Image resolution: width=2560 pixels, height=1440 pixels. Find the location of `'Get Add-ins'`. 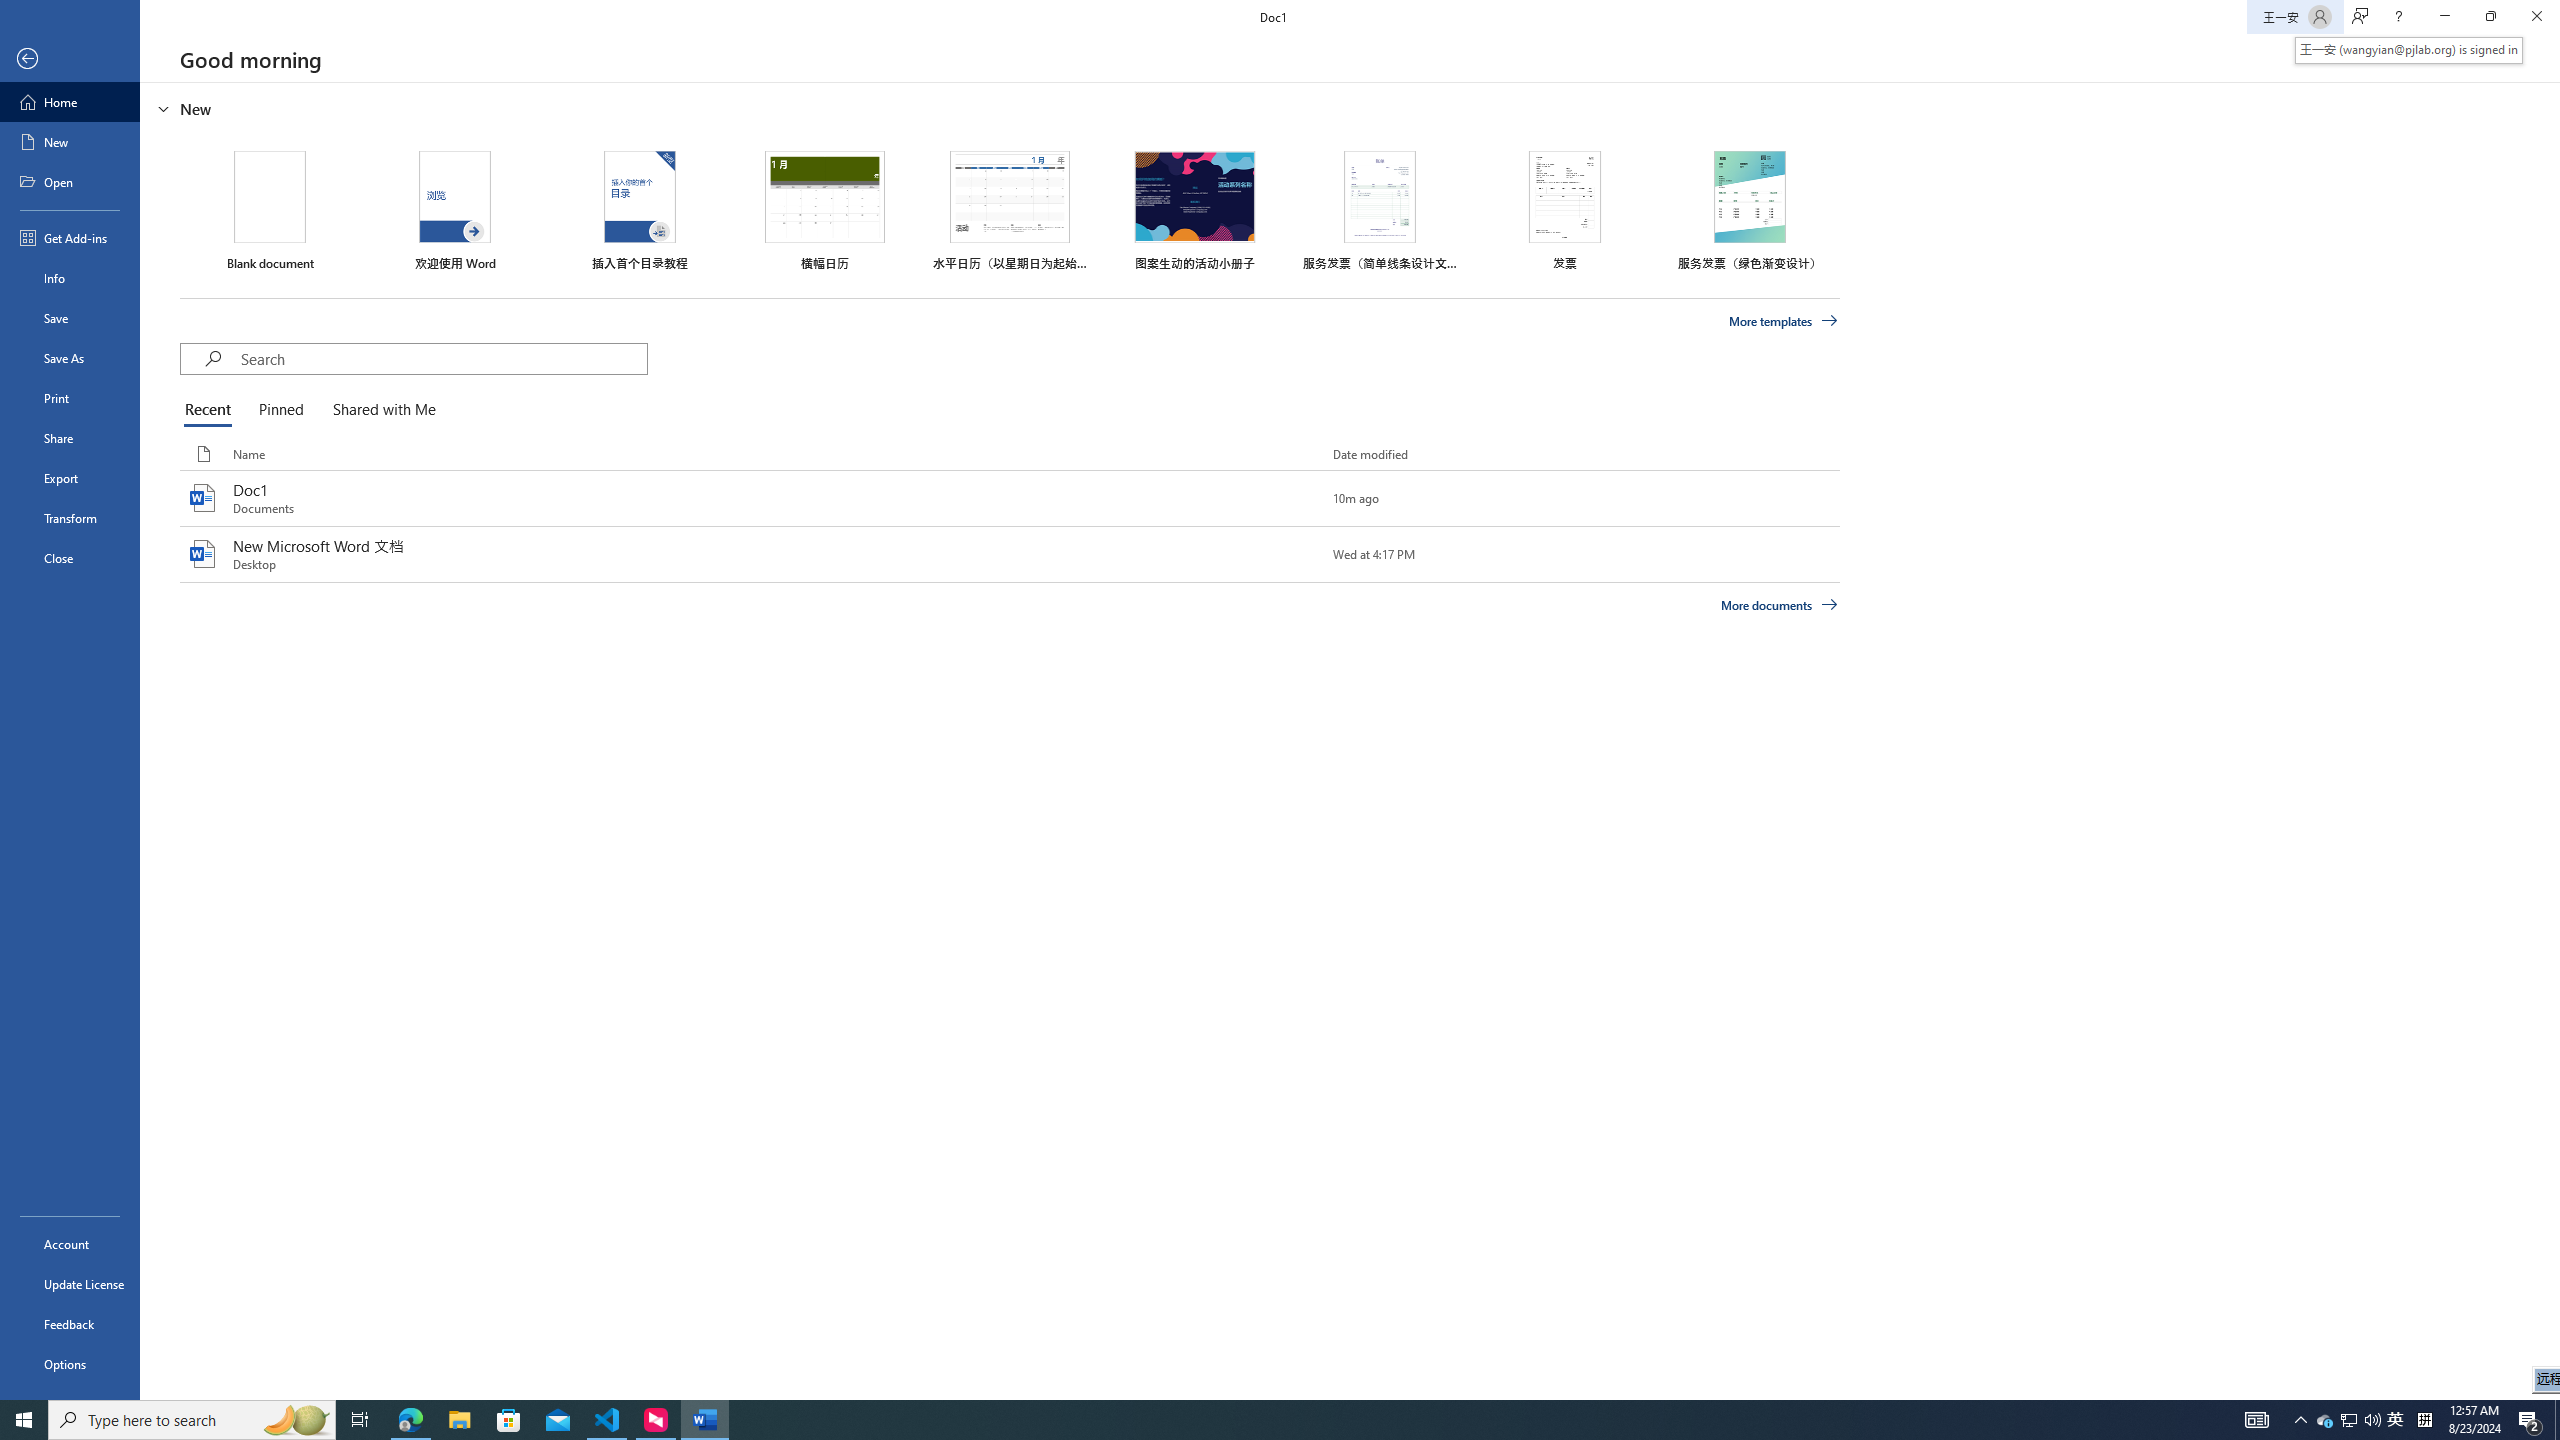

'Get Add-ins' is located at coordinates (69, 237).